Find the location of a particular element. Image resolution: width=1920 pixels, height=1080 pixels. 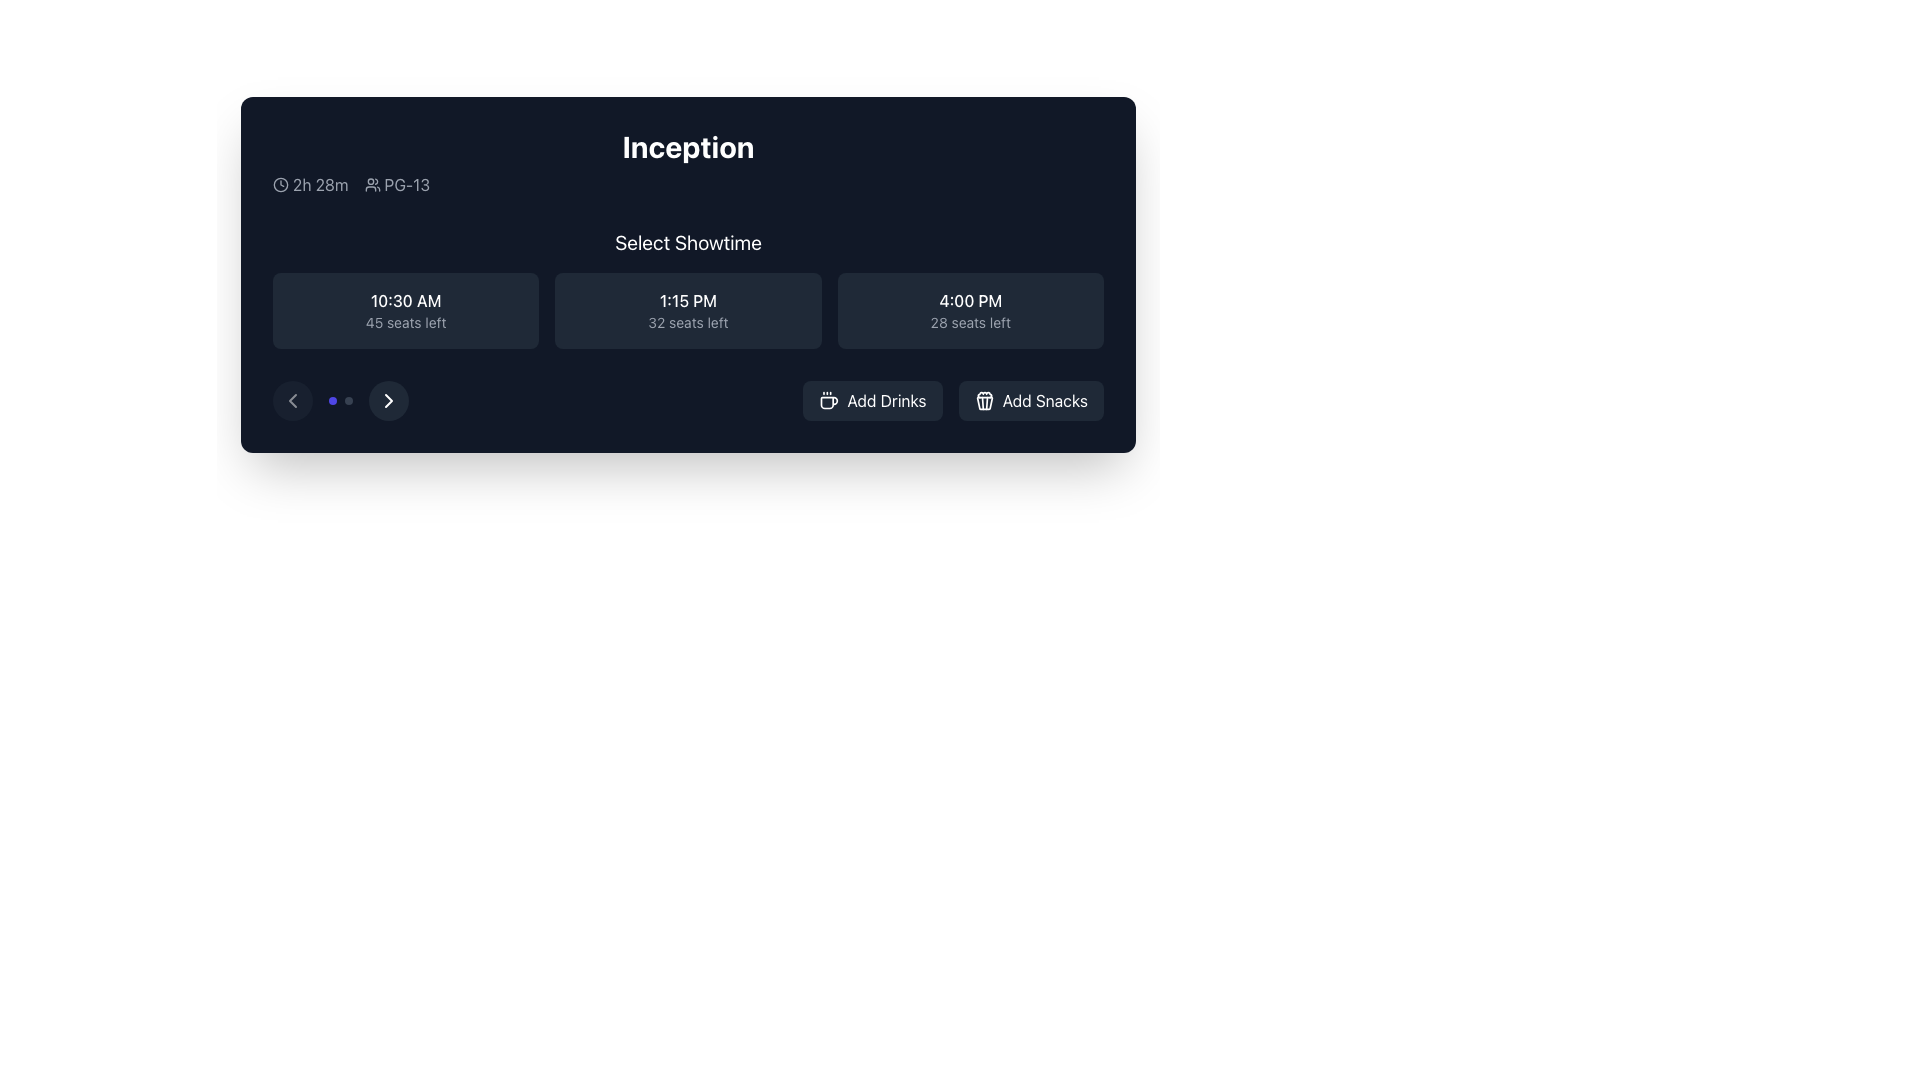

the 'PG-13' Label with Icon element, which indicates a movie rating and is styled in gray, positioned second in the horizontal list at the top left of the content area is located at coordinates (397, 185).